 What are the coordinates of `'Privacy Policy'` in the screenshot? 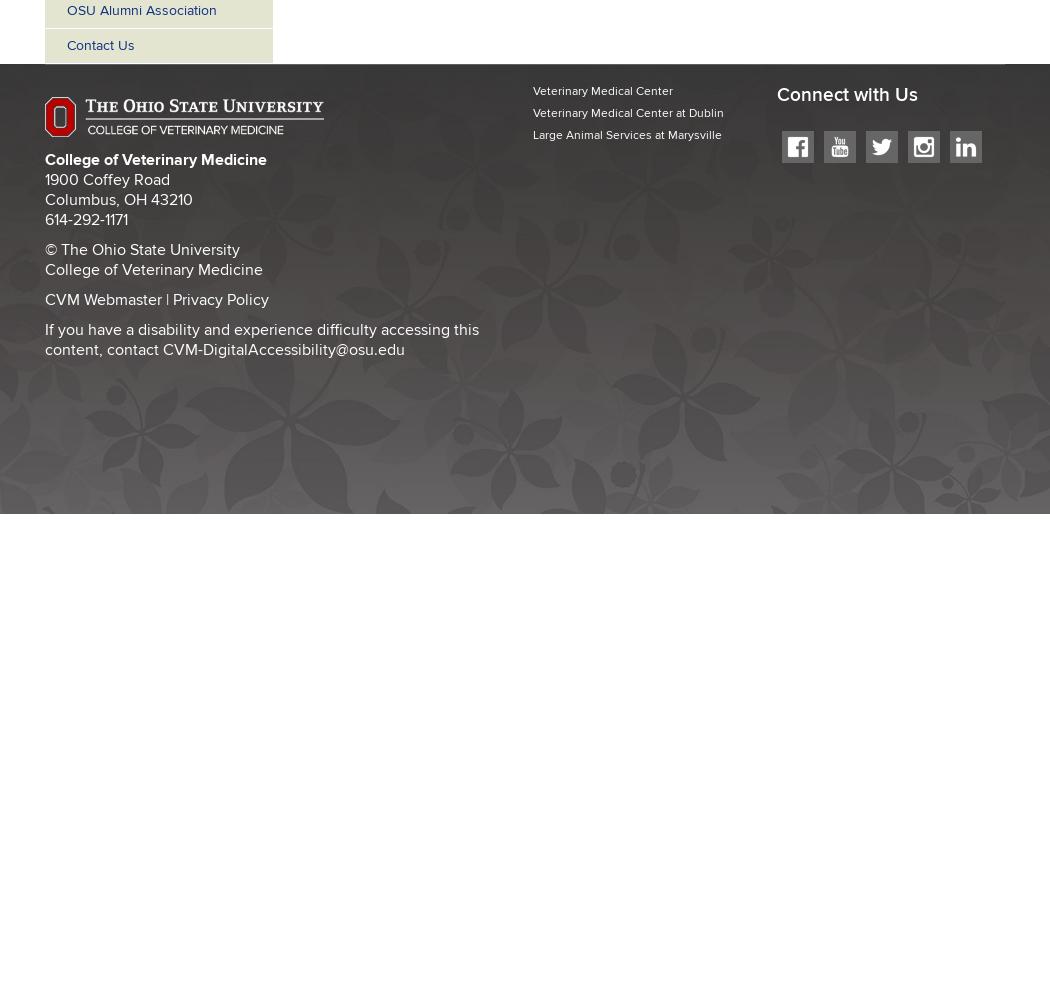 It's located at (220, 299).